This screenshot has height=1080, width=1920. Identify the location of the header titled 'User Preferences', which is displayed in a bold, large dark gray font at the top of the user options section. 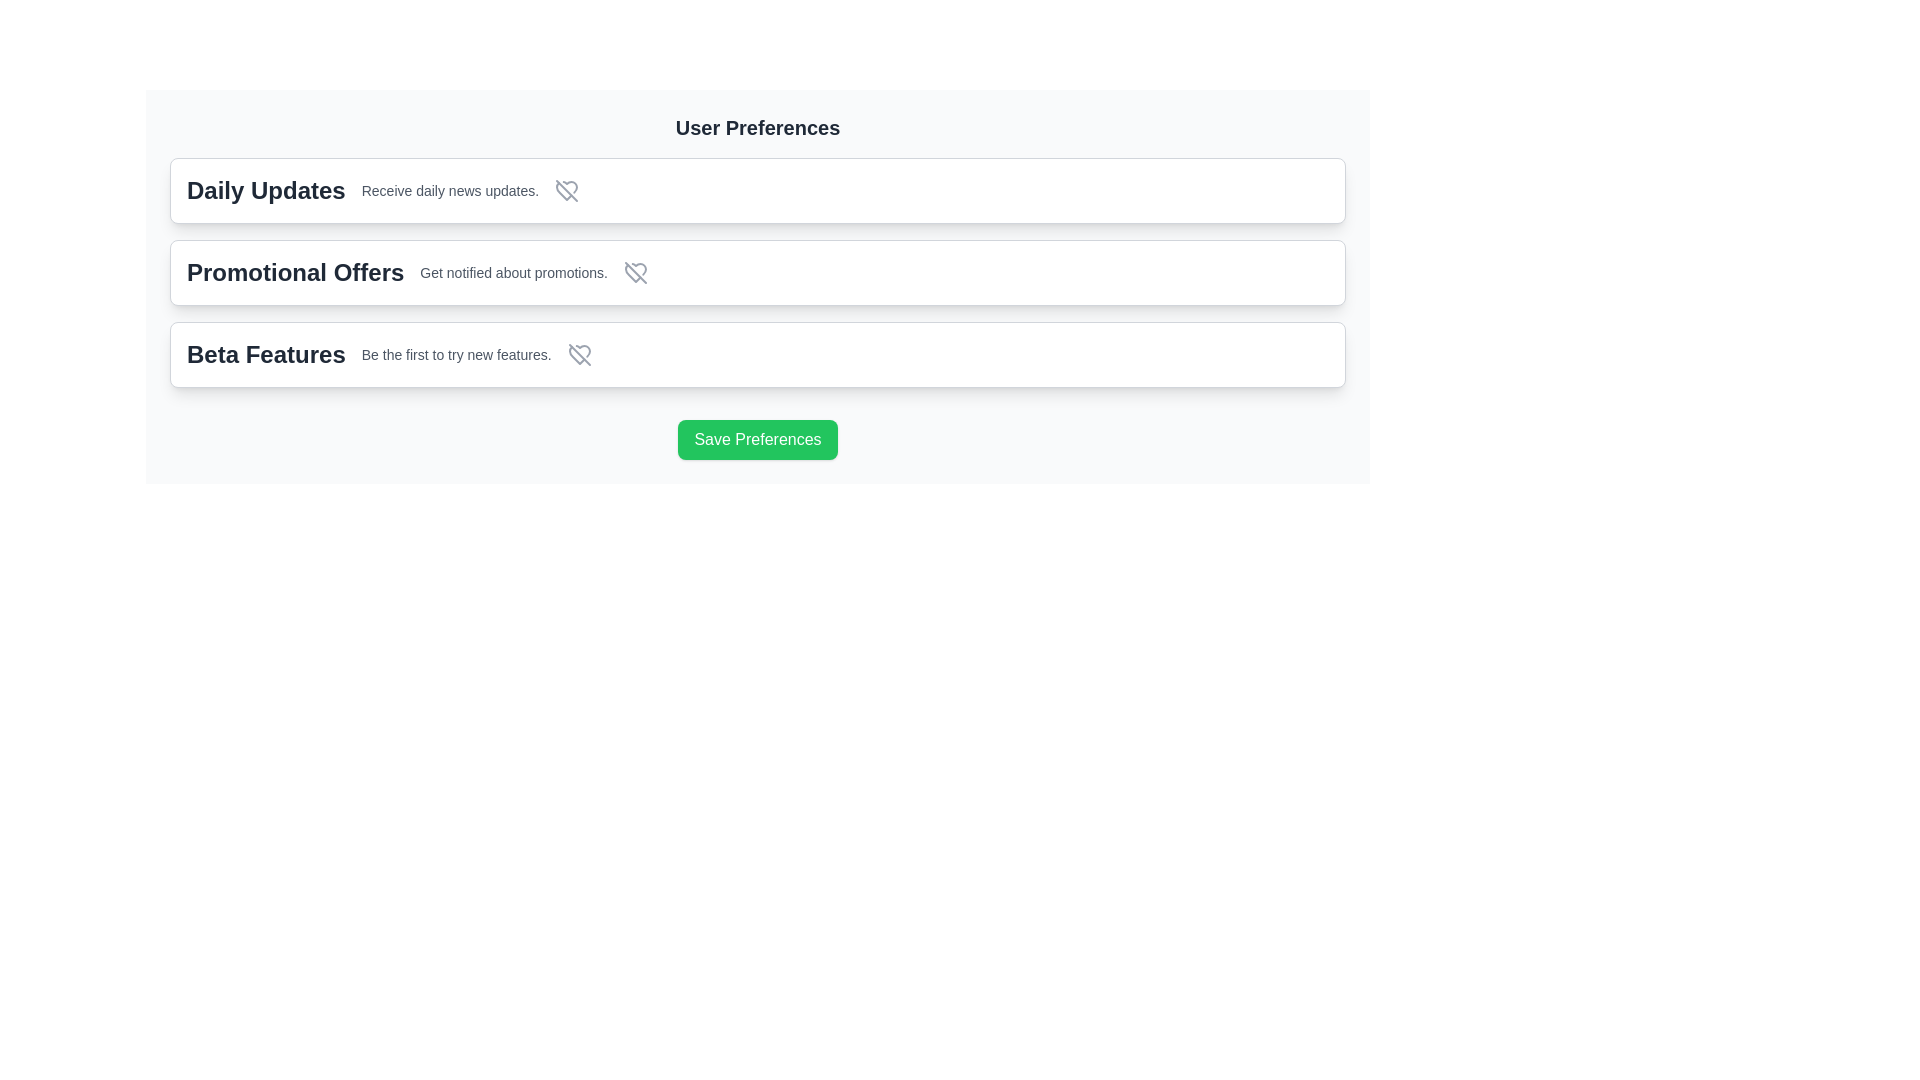
(757, 127).